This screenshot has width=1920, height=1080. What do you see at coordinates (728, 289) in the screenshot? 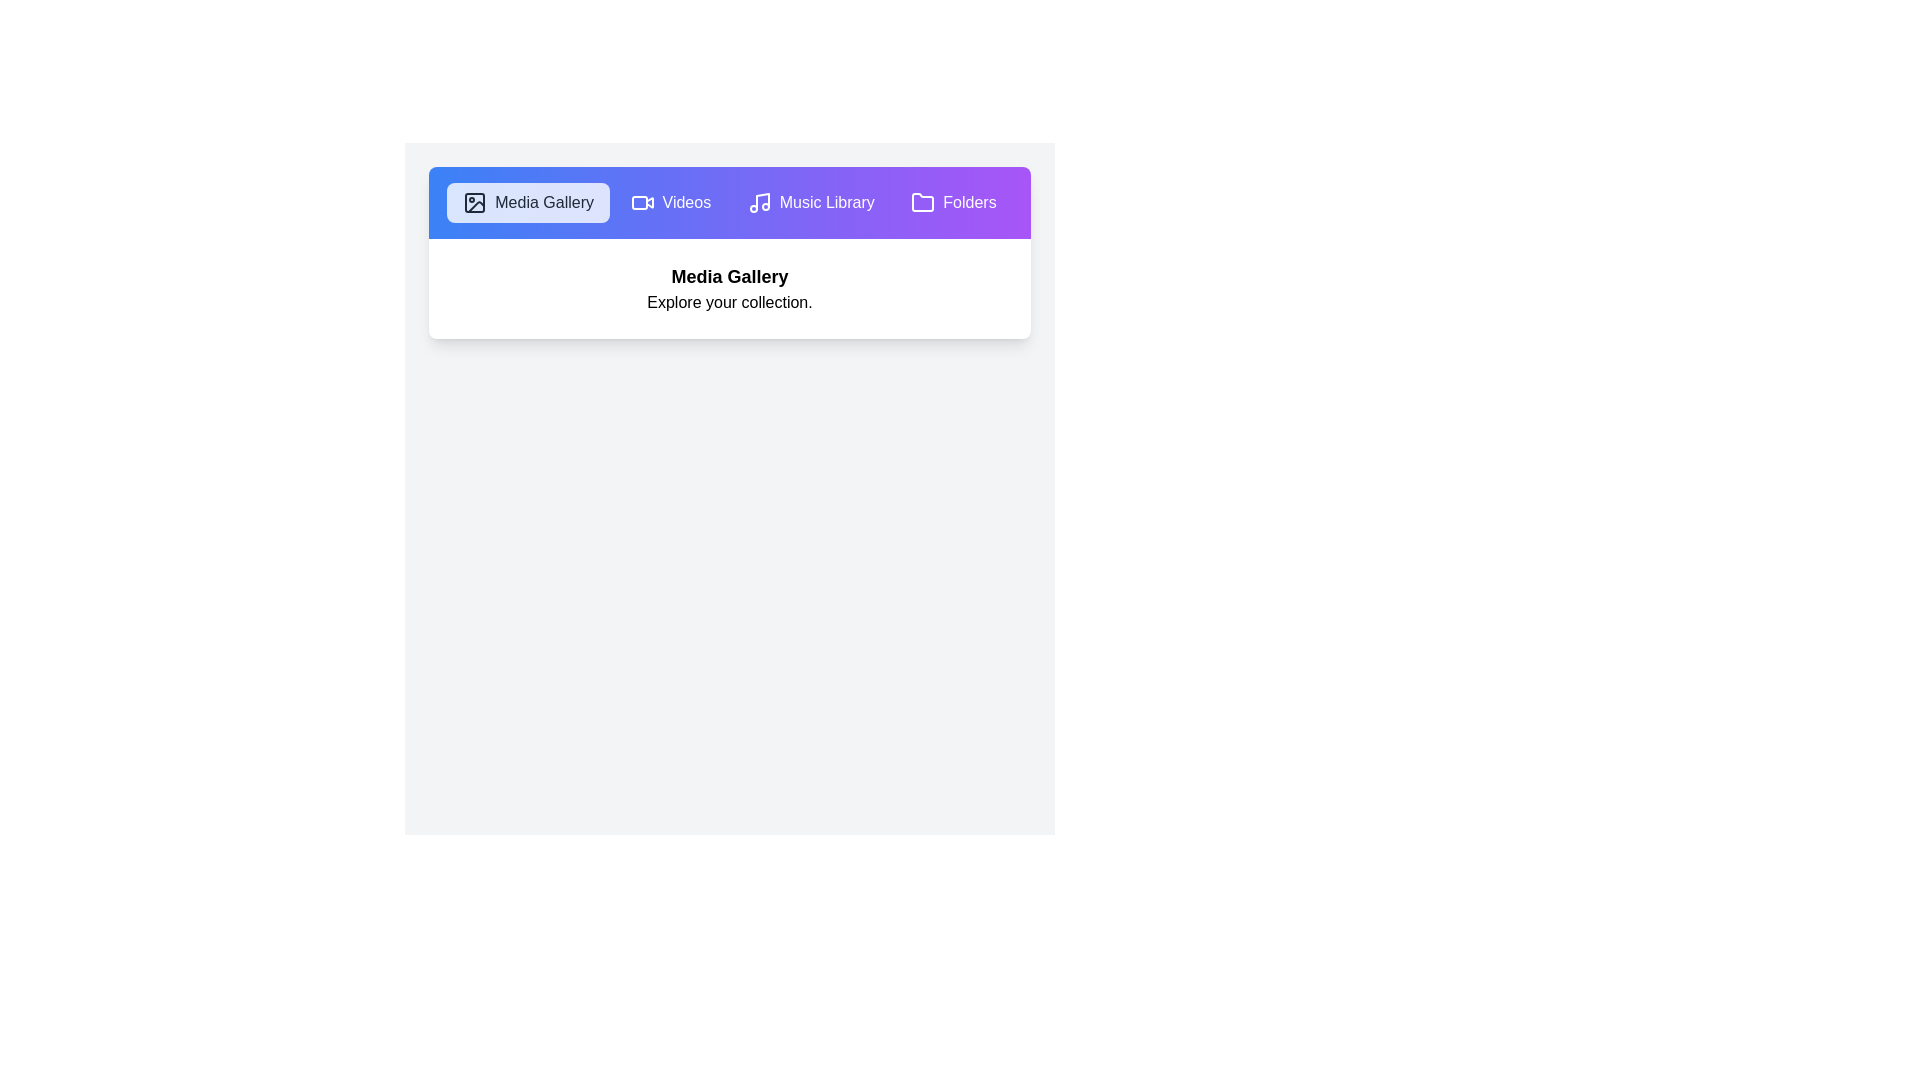
I see `the informational text block displaying 'Media Gallery' and 'Explore your collection.' which is centered below the navigation bar` at bounding box center [728, 289].